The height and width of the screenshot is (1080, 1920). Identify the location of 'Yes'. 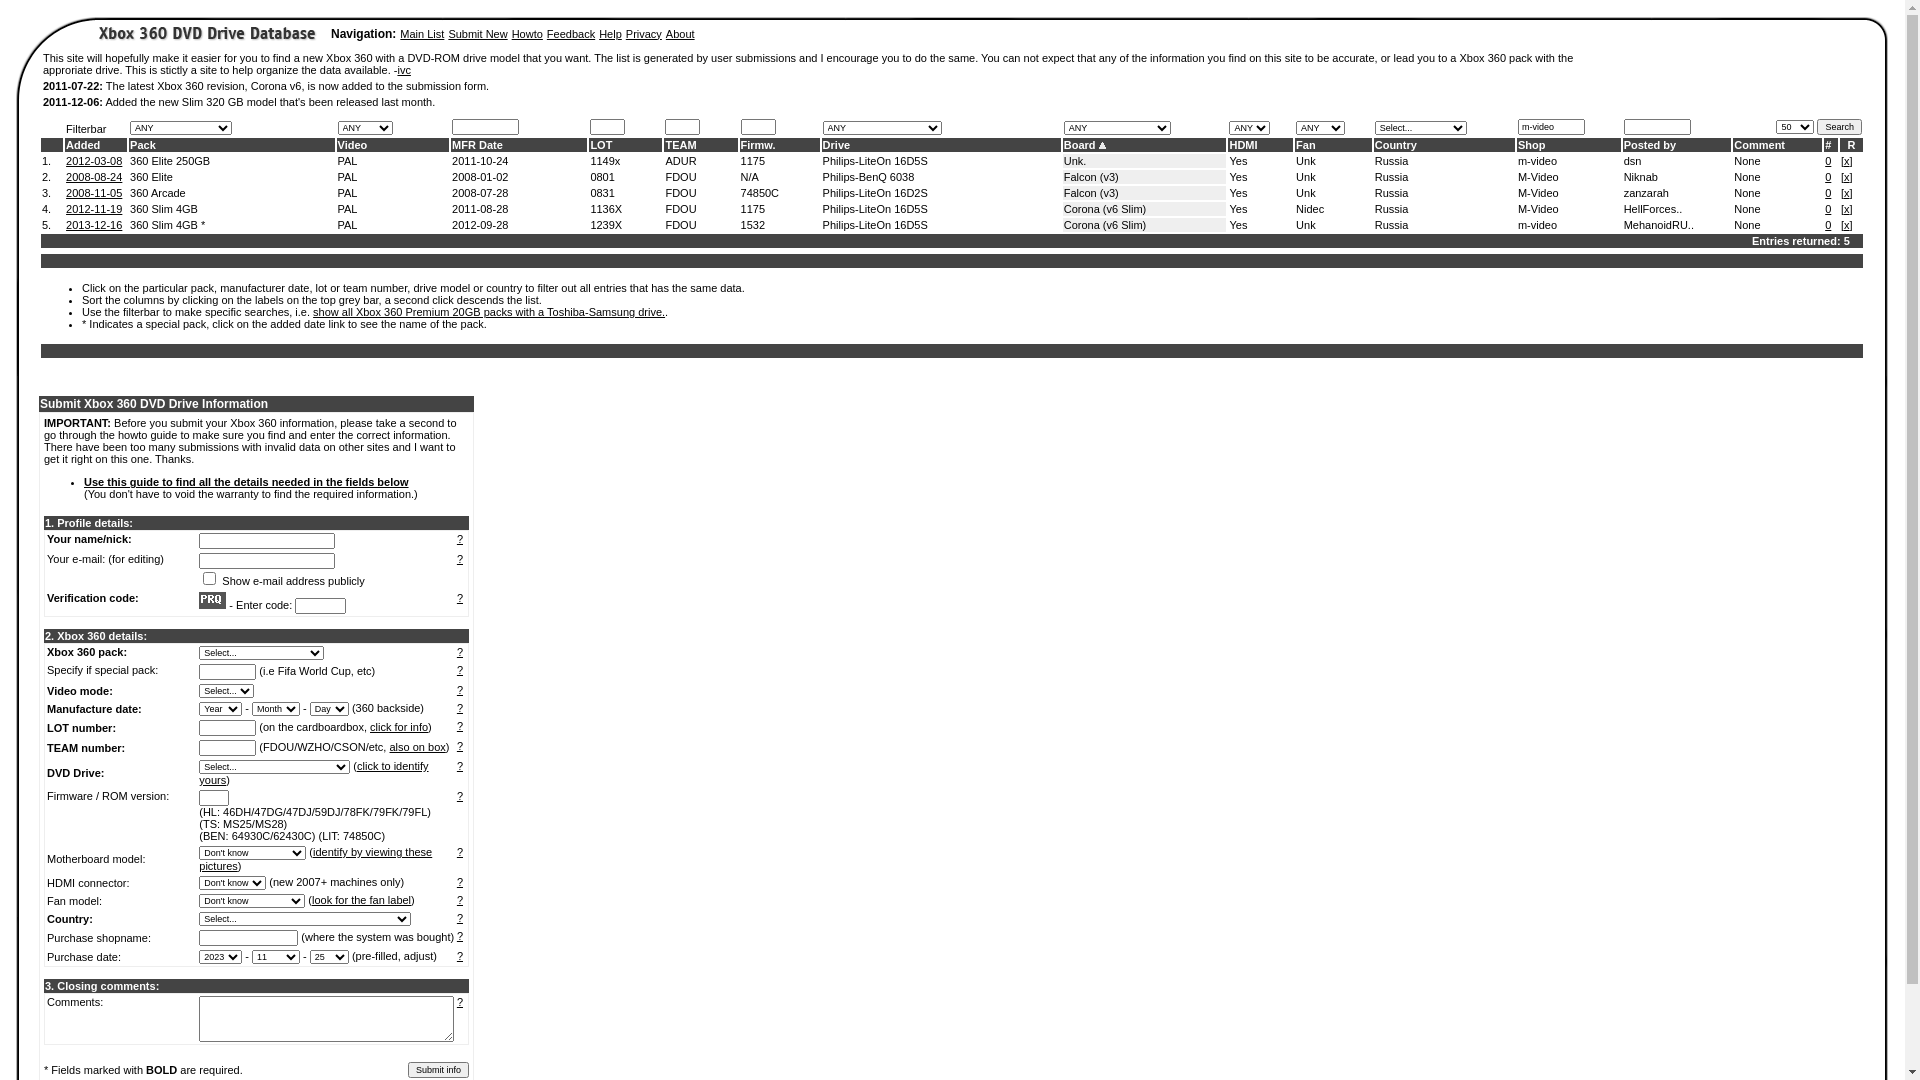
(1227, 192).